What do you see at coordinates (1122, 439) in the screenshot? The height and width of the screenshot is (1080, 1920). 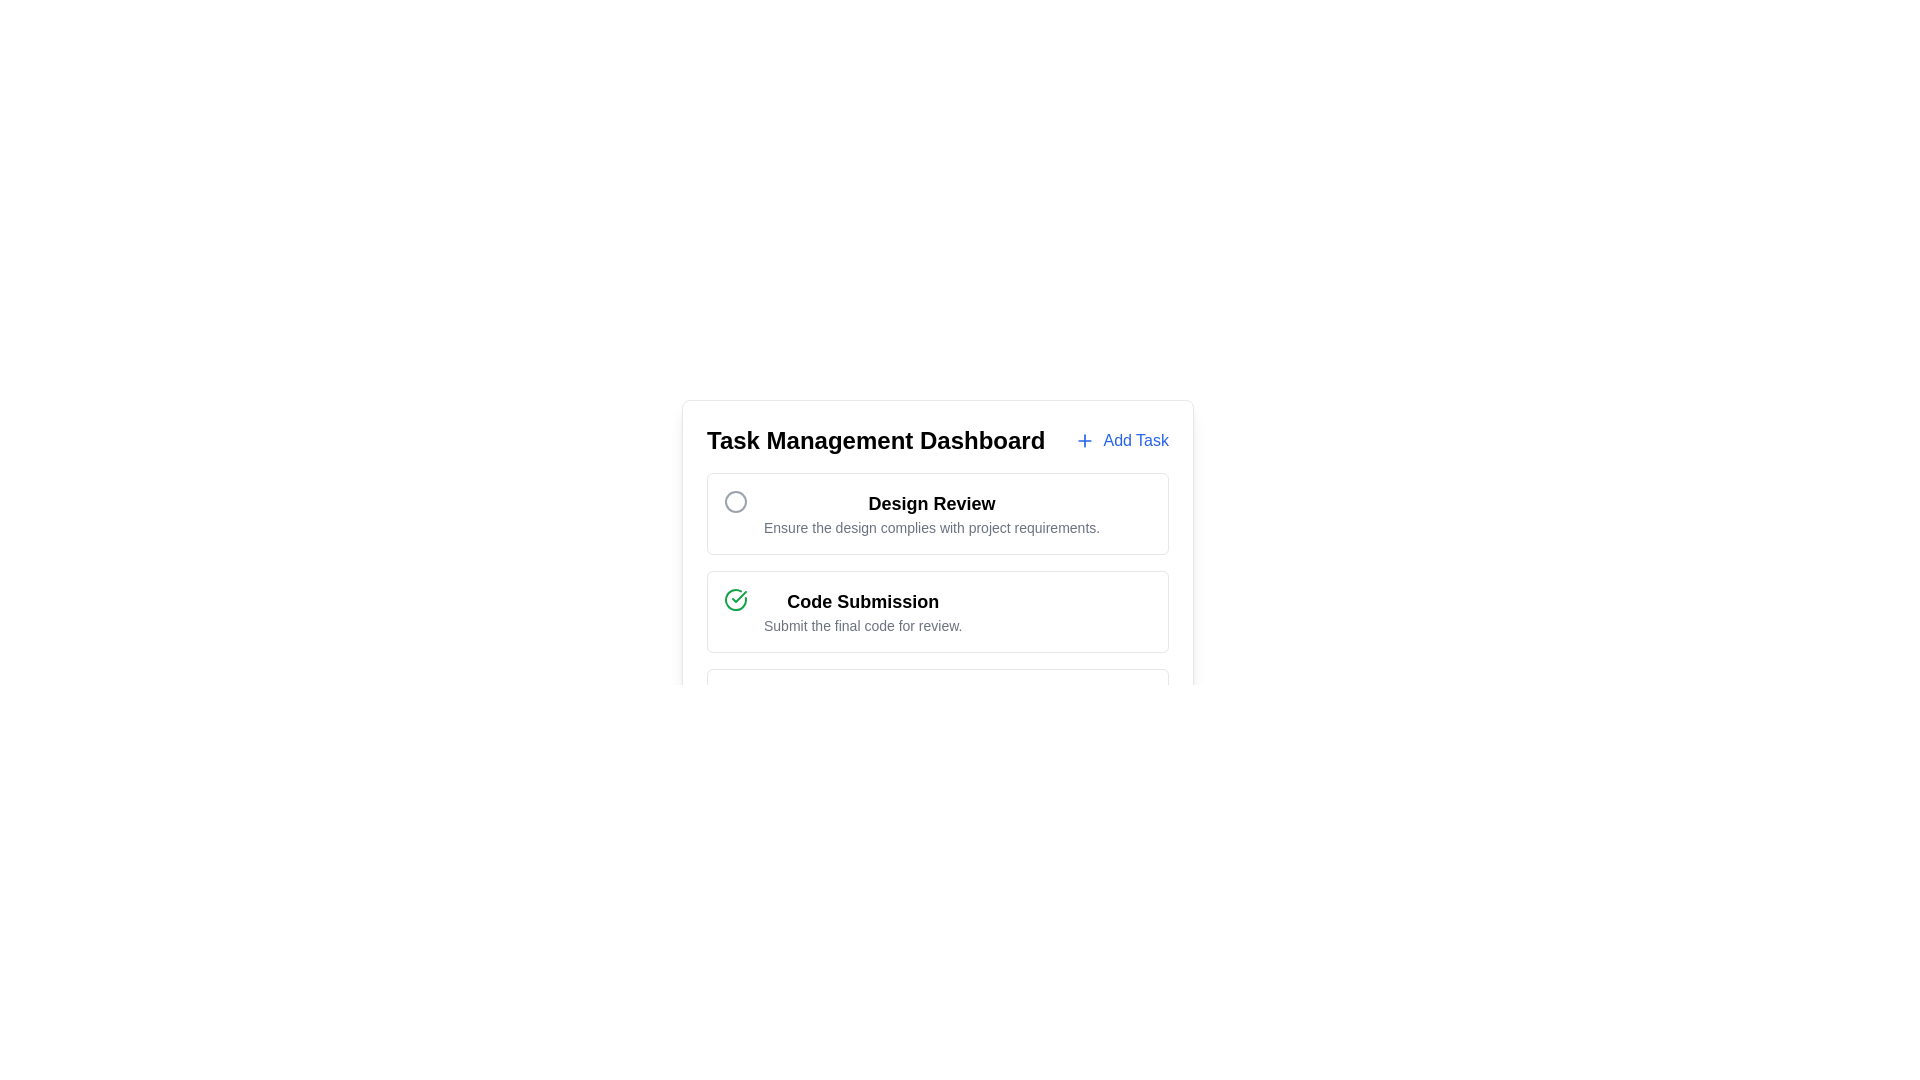 I see `the 'Add Task' button located at the top-right of the 'Task Management Dashboard' for keyboard interaction` at bounding box center [1122, 439].